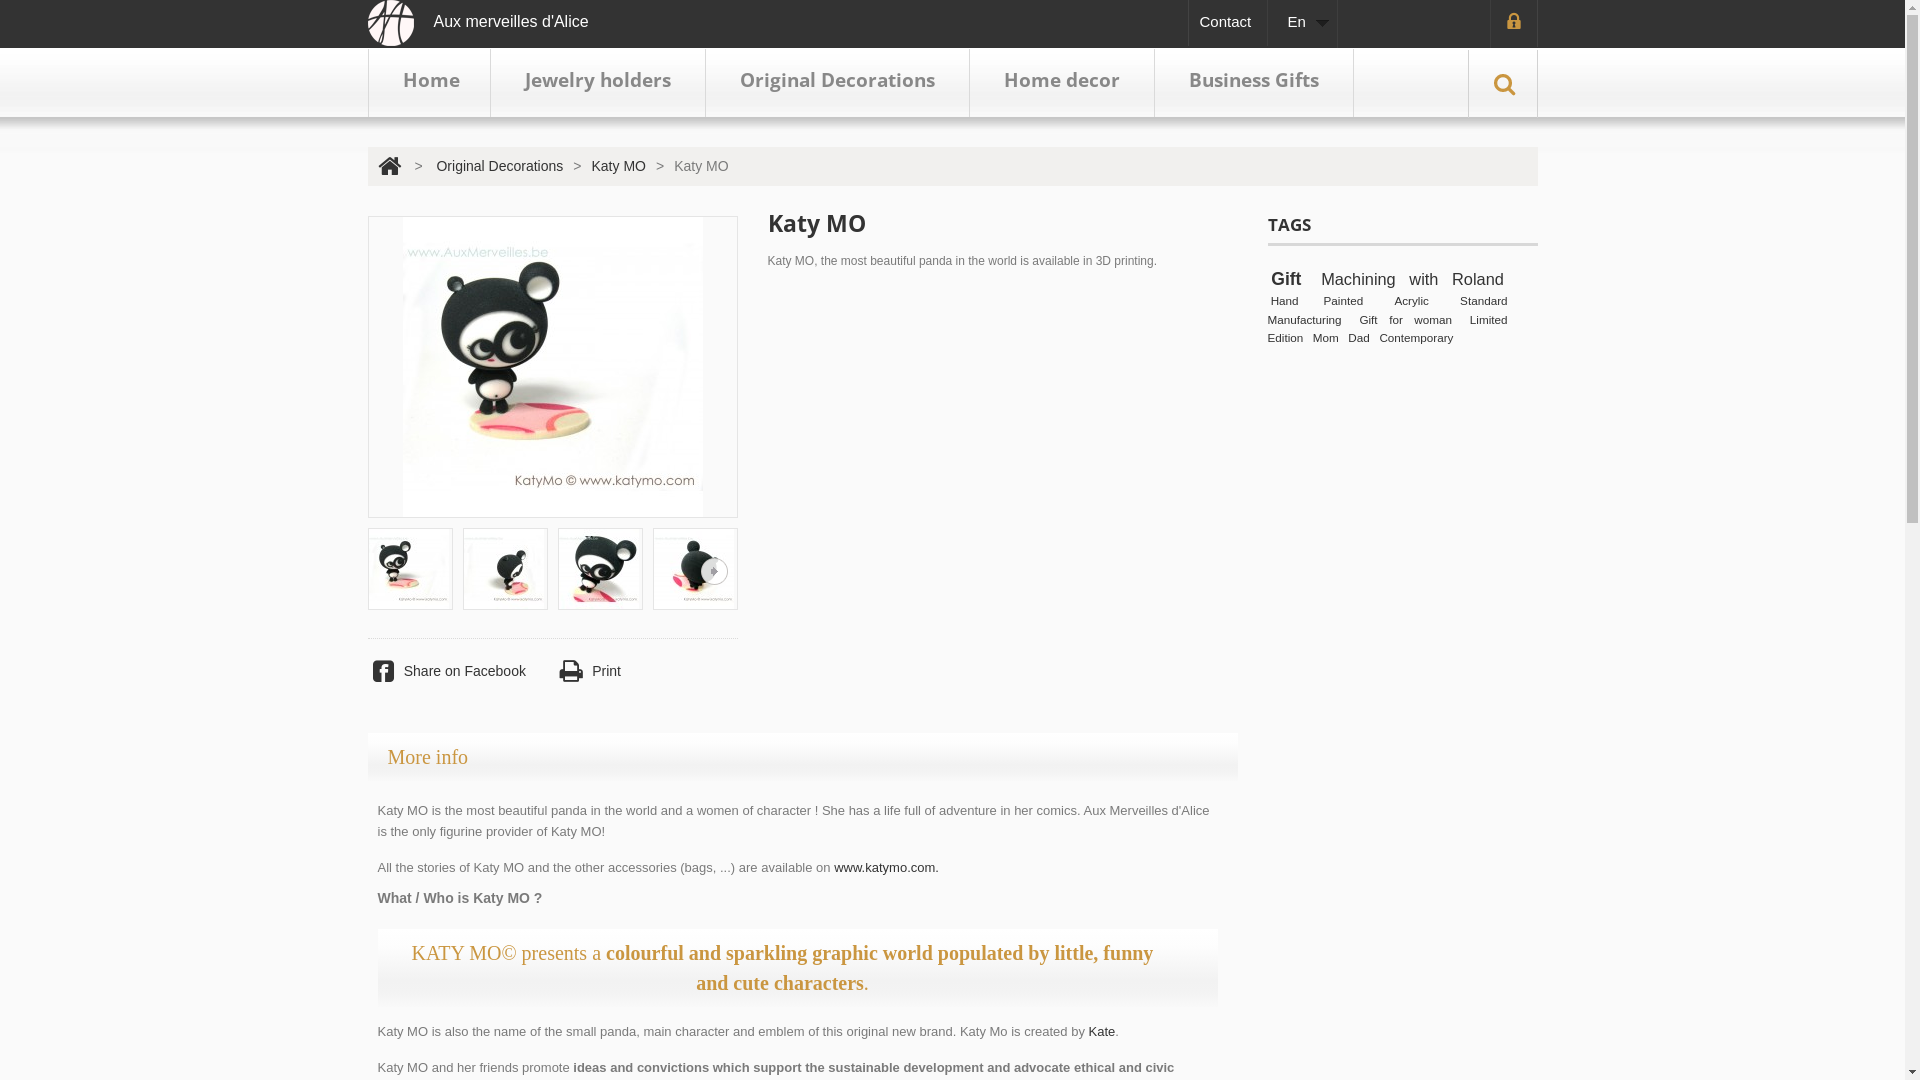 Image resolution: width=1920 pixels, height=1080 pixels. I want to click on 'Katy MO: Katy MO / Original Decorations', so click(652, 569).